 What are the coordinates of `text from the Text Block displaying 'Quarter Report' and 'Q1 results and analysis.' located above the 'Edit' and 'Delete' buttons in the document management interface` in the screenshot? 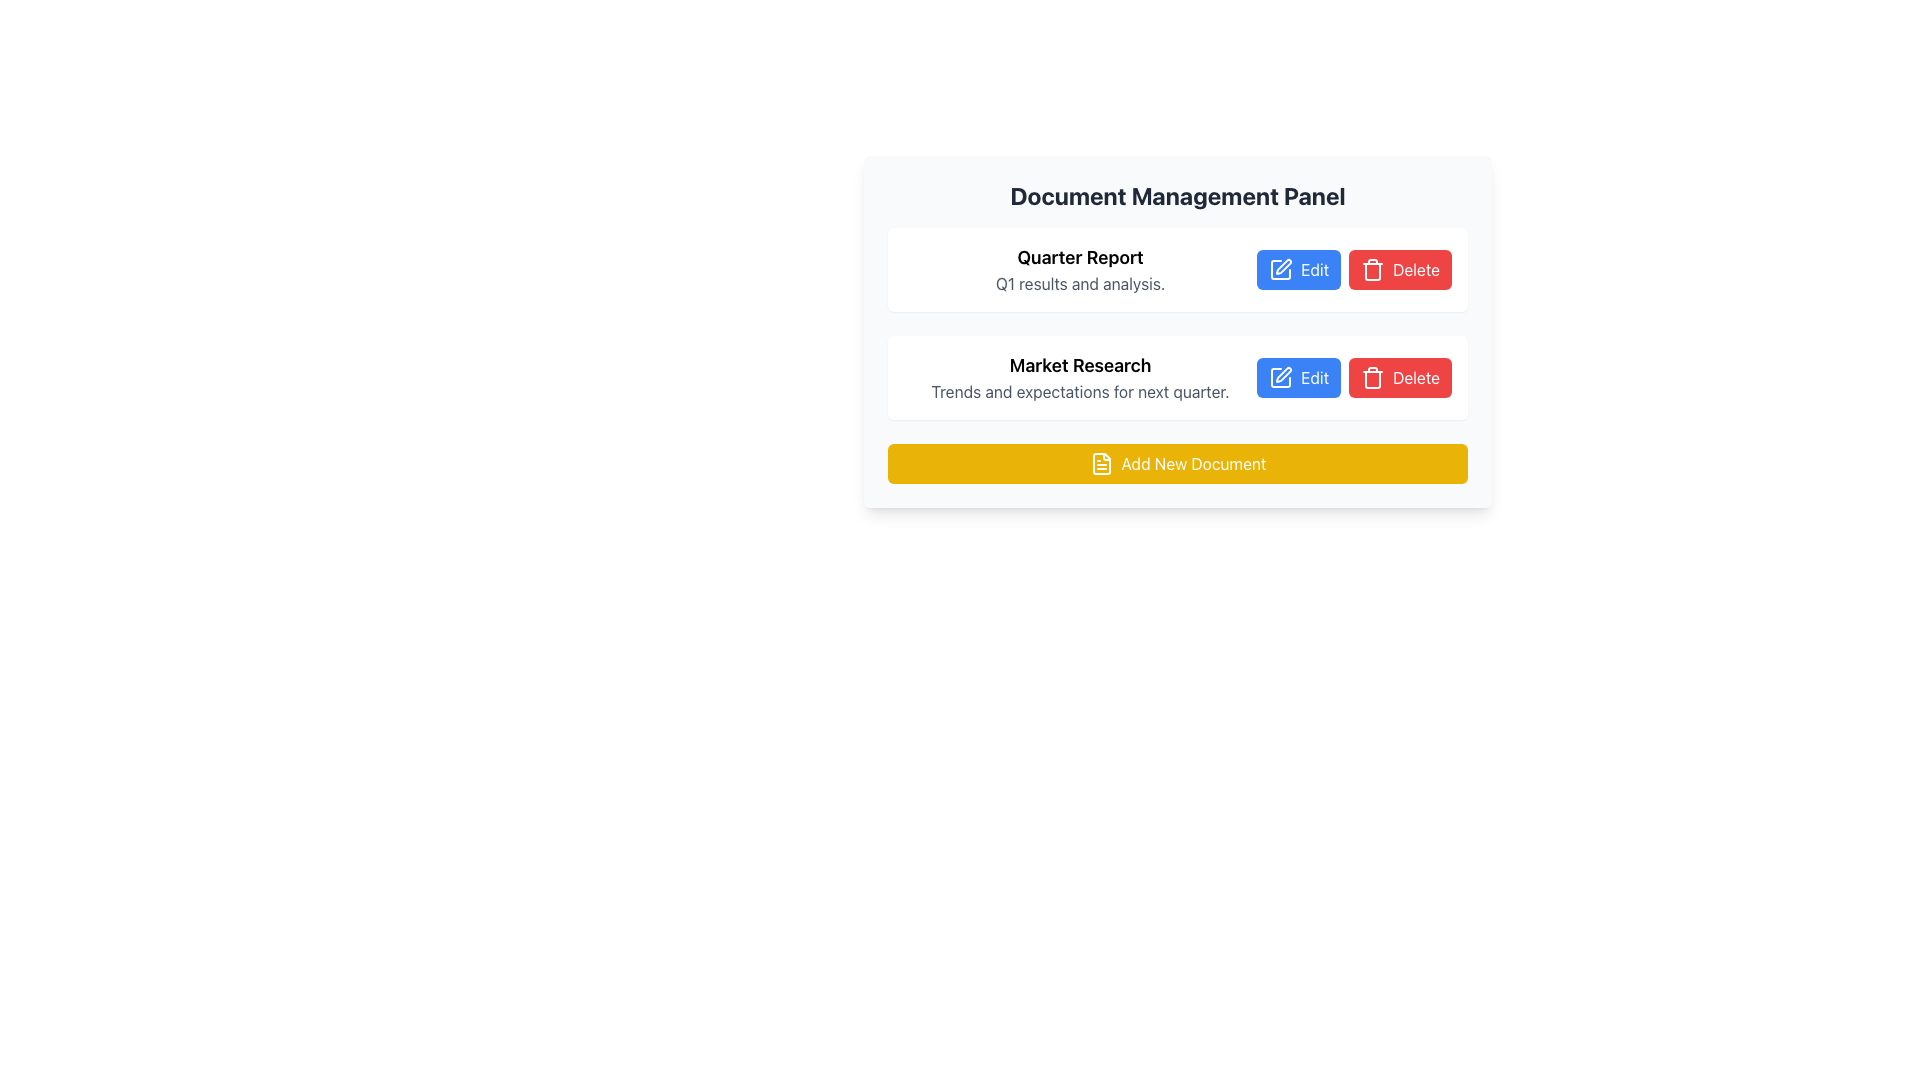 It's located at (1079, 270).